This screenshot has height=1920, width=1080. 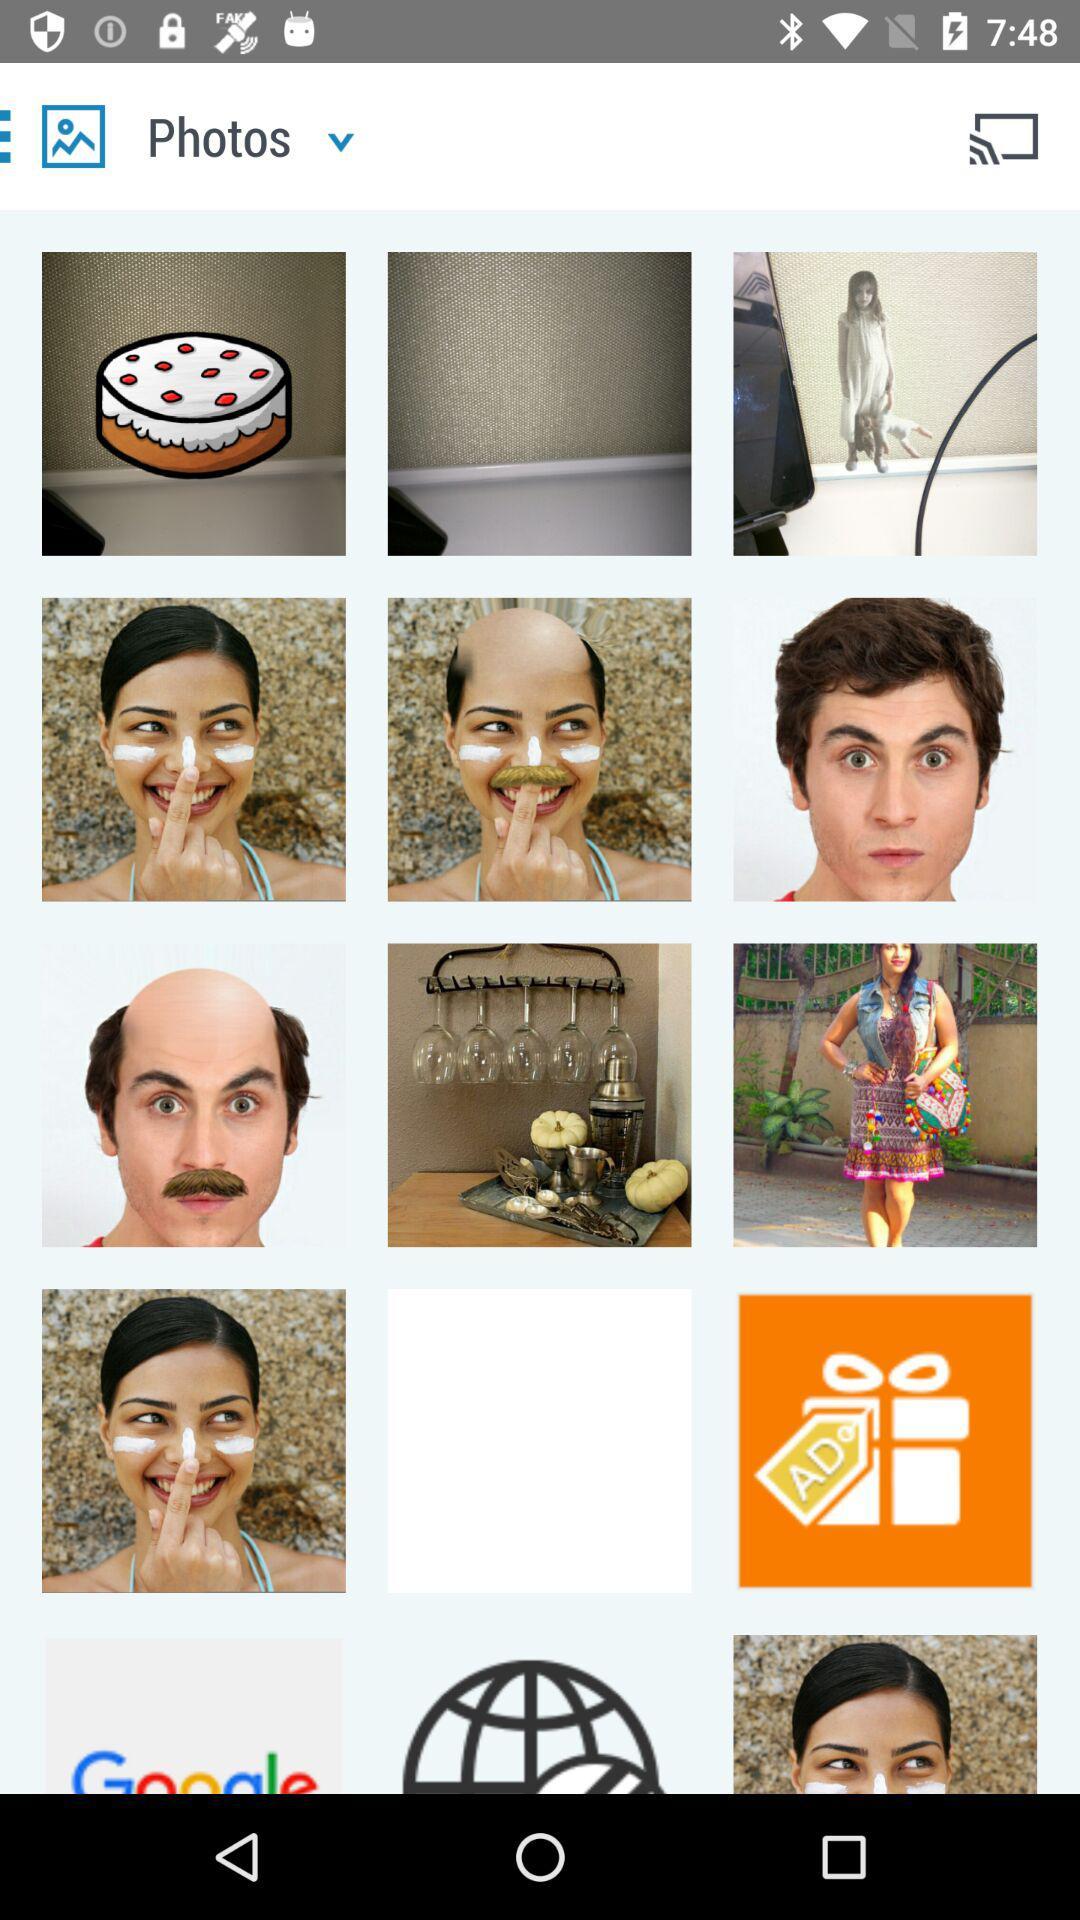 What do you see at coordinates (1006, 135) in the screenshot?
I see `cast connection button` at bounding box center [1006, 135].